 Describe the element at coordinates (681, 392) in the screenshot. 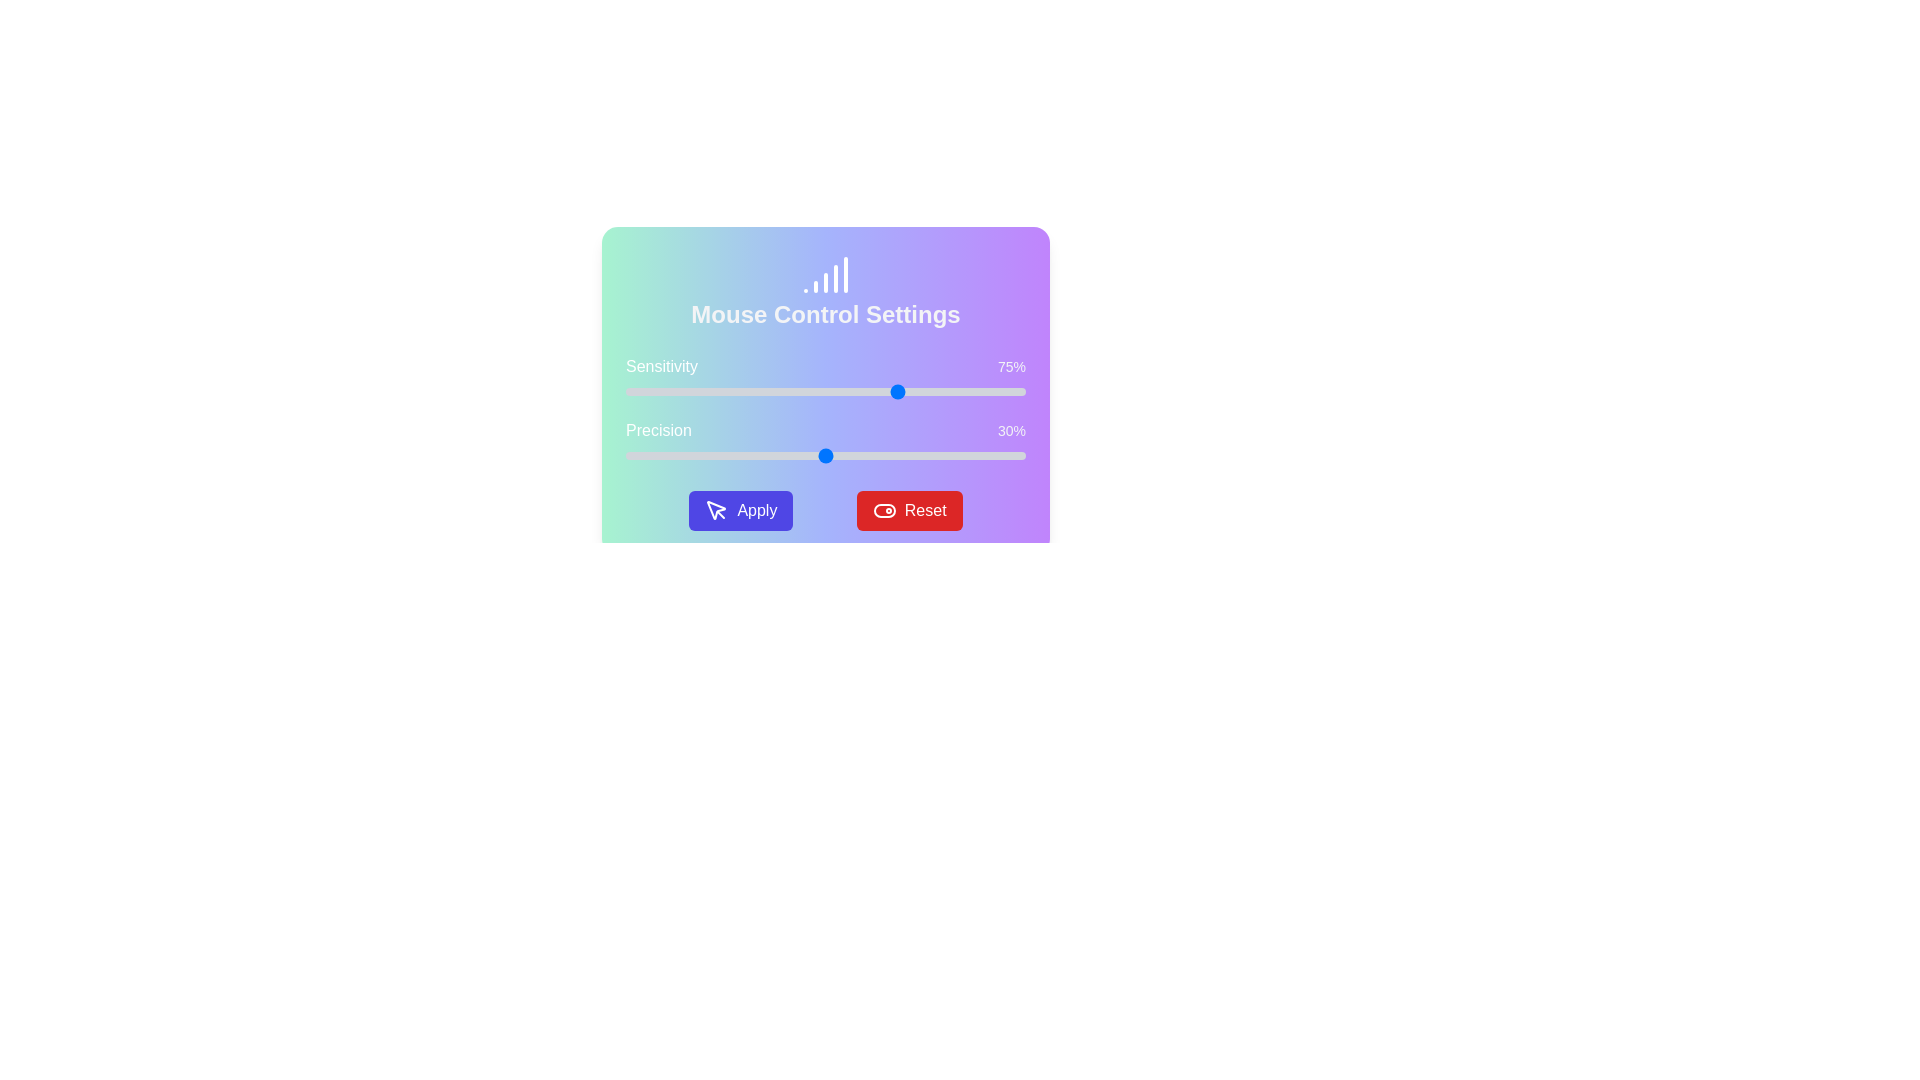

I see `the sensitivity` at that location.